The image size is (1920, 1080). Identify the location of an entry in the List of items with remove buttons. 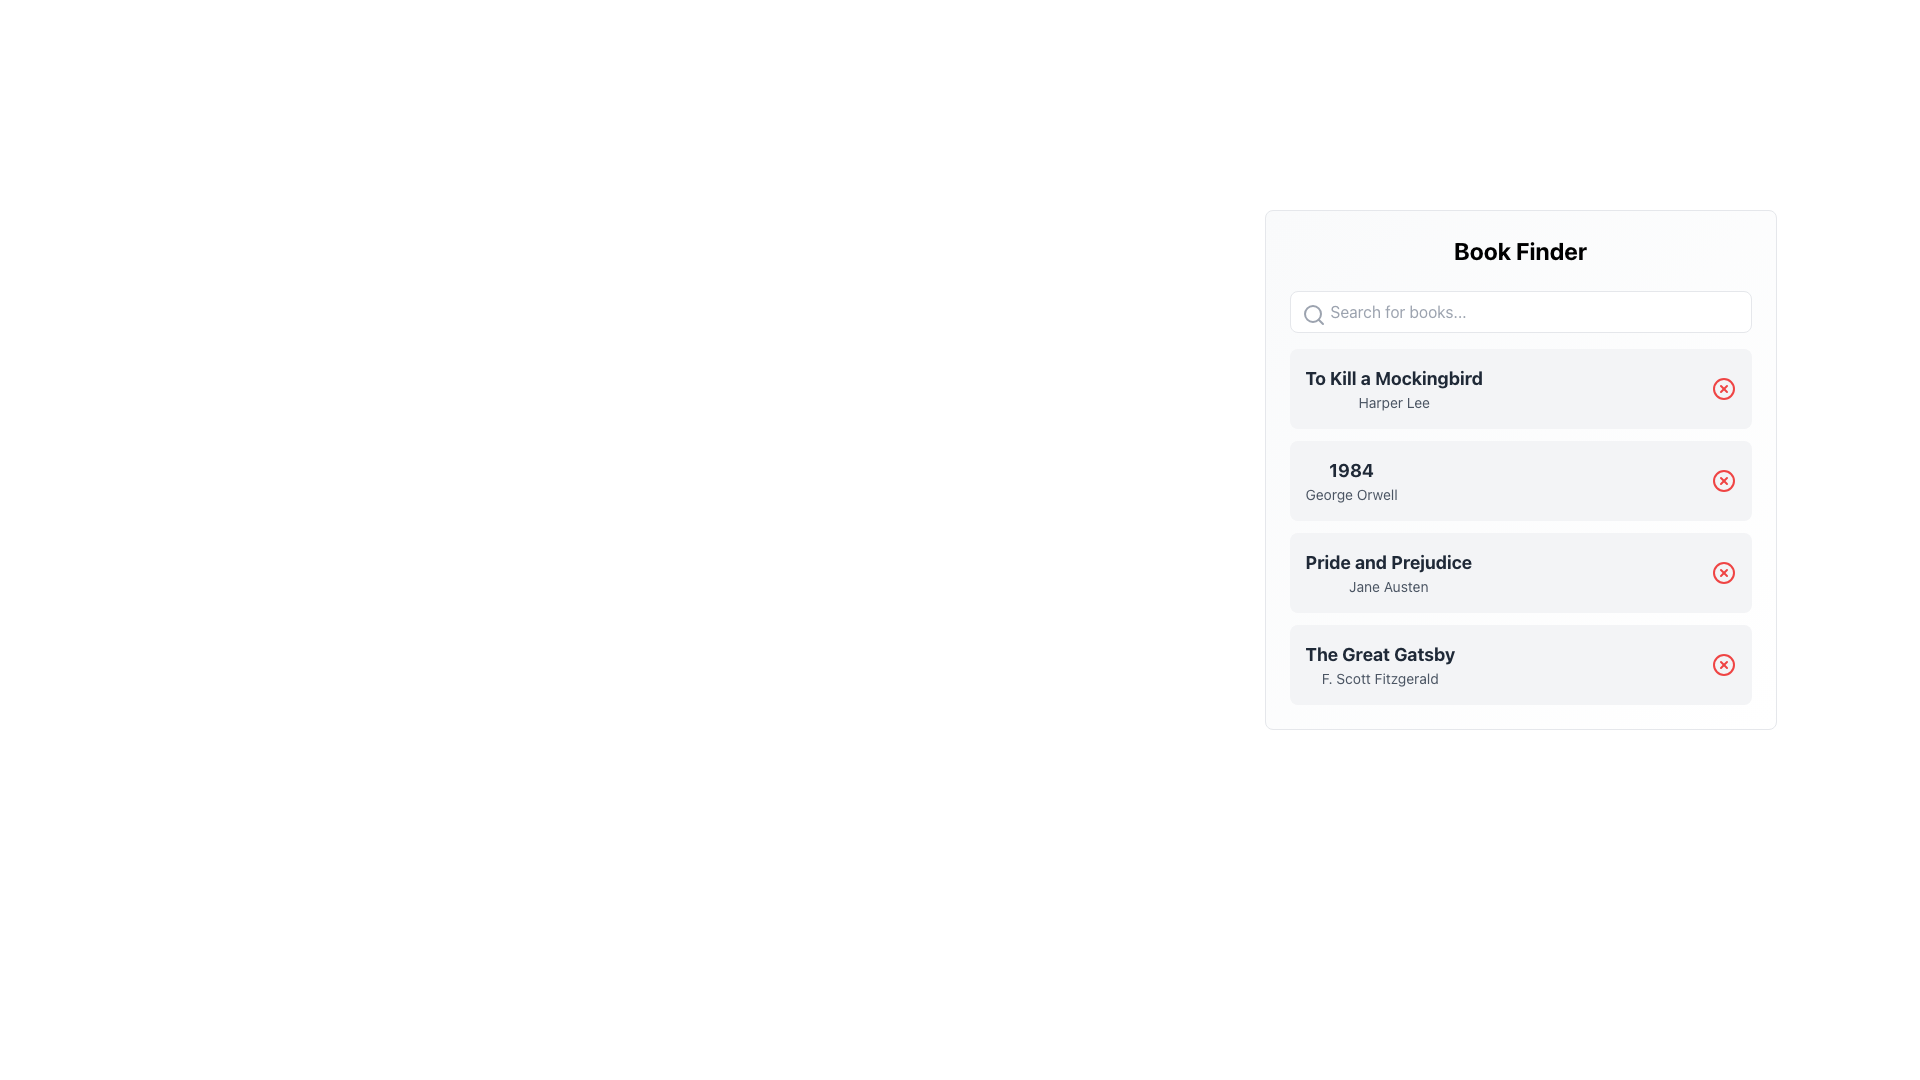
(1520, 526).